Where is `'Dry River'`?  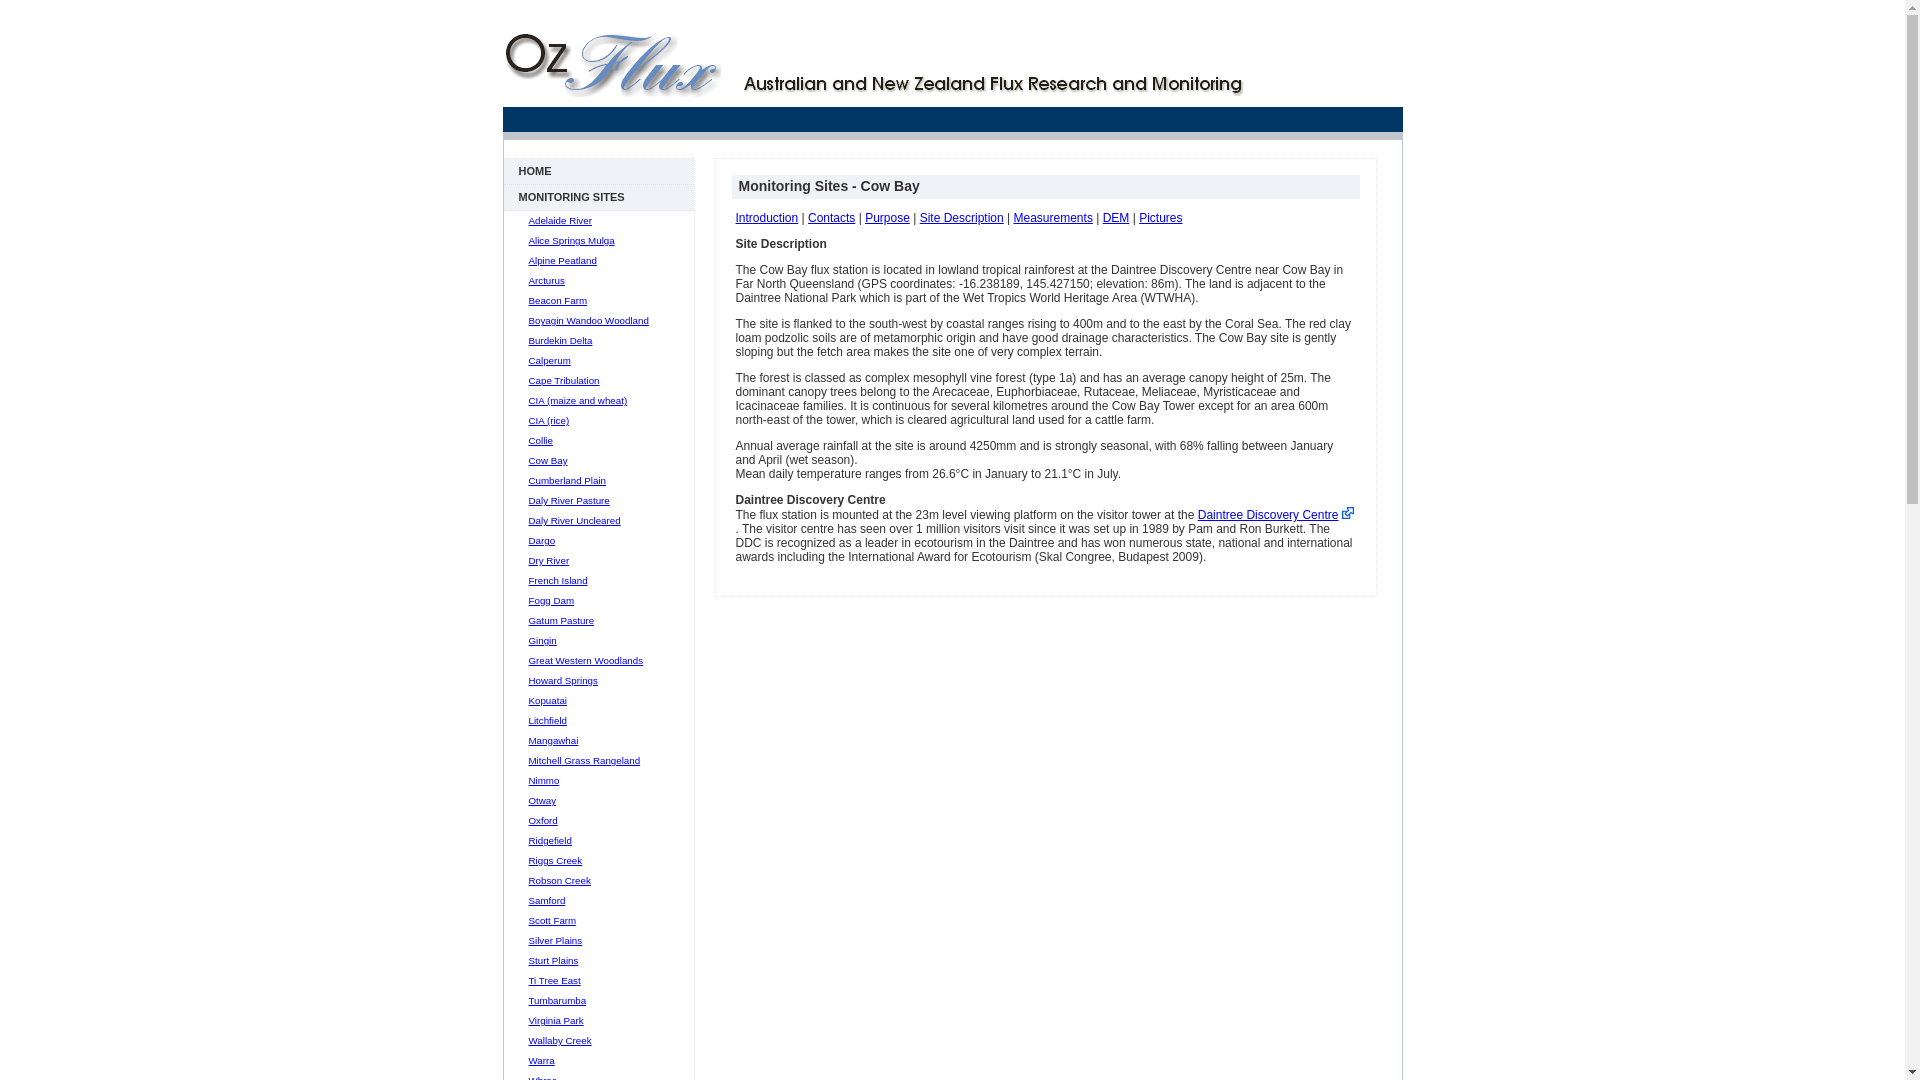 'Dry River' is located at coordinates (548, 560).